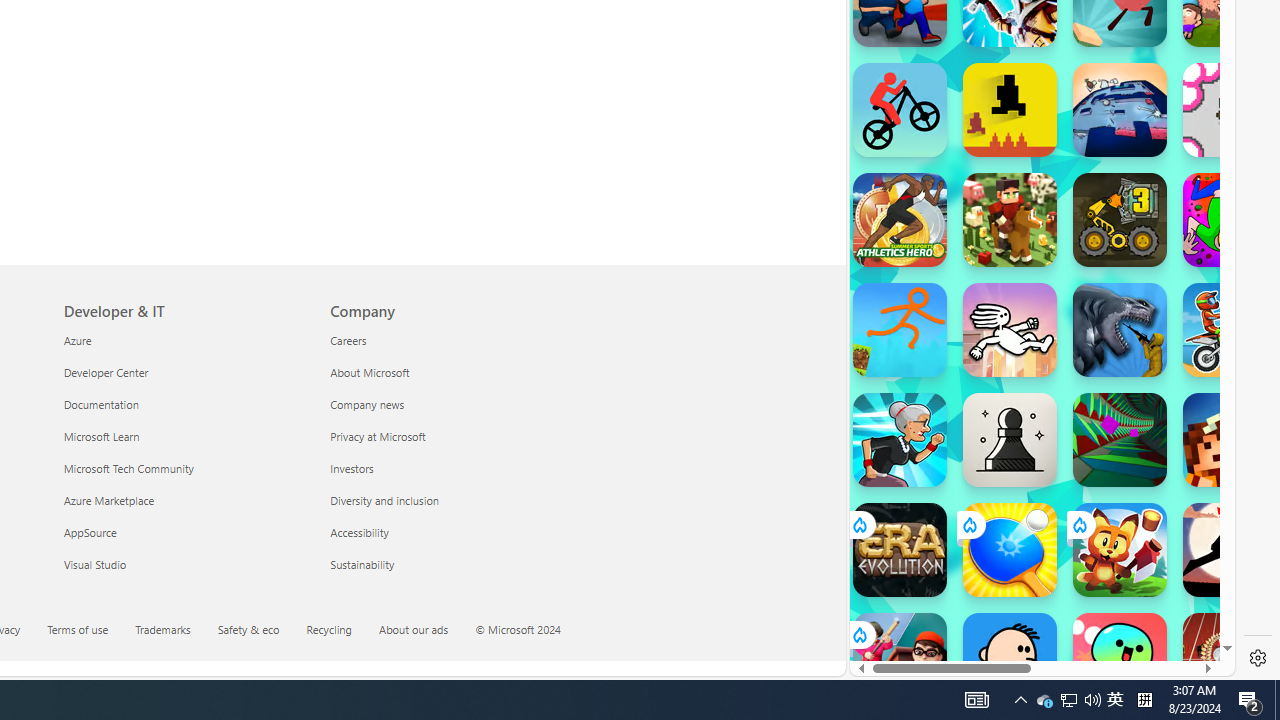 This screenshot has height=720, width=1280. Describe the element at coordinates (1229, 659) in the screenshot. I see `'100 Metres Race'` at that location.